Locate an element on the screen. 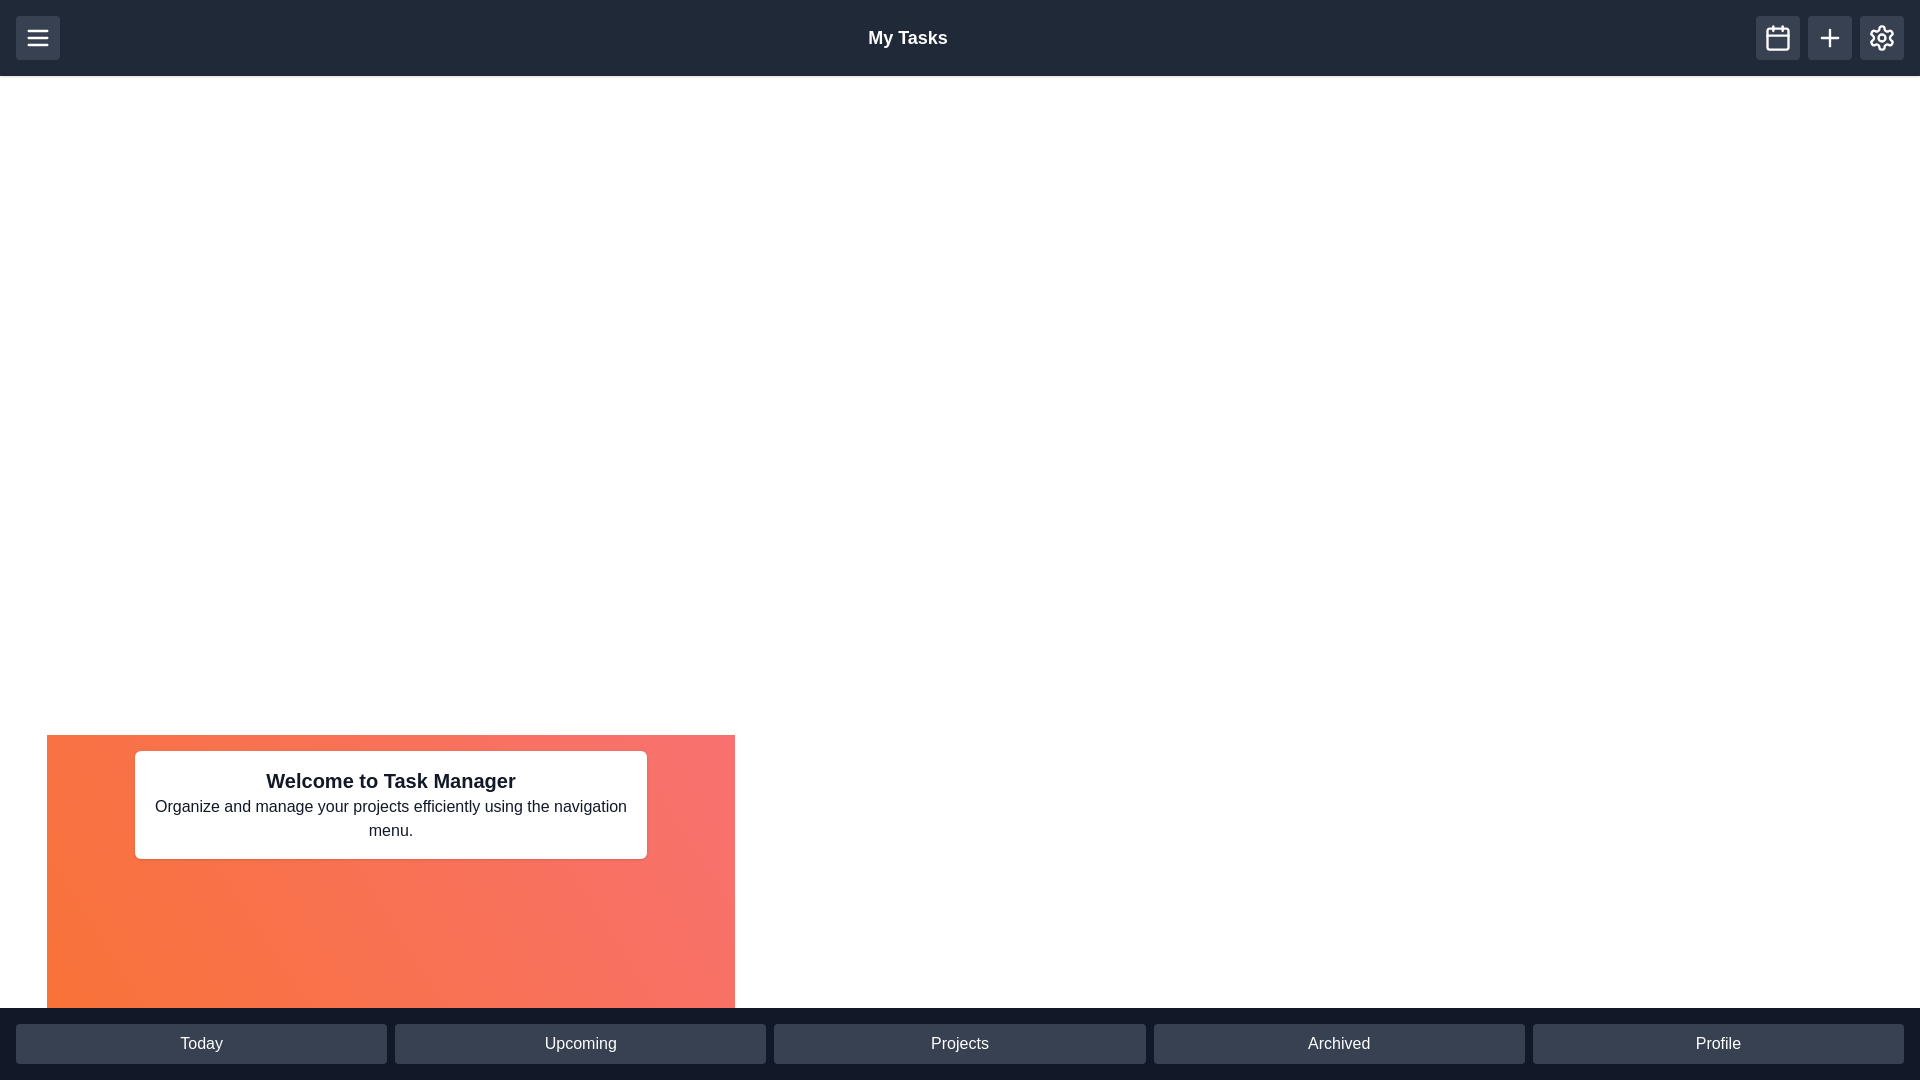 Image resolution: width=1920 pixels, height=1080 pixels. the Archived button in the bottom navigation bar to navigate to the corresponding section is located at coordinates (1339, 1043).